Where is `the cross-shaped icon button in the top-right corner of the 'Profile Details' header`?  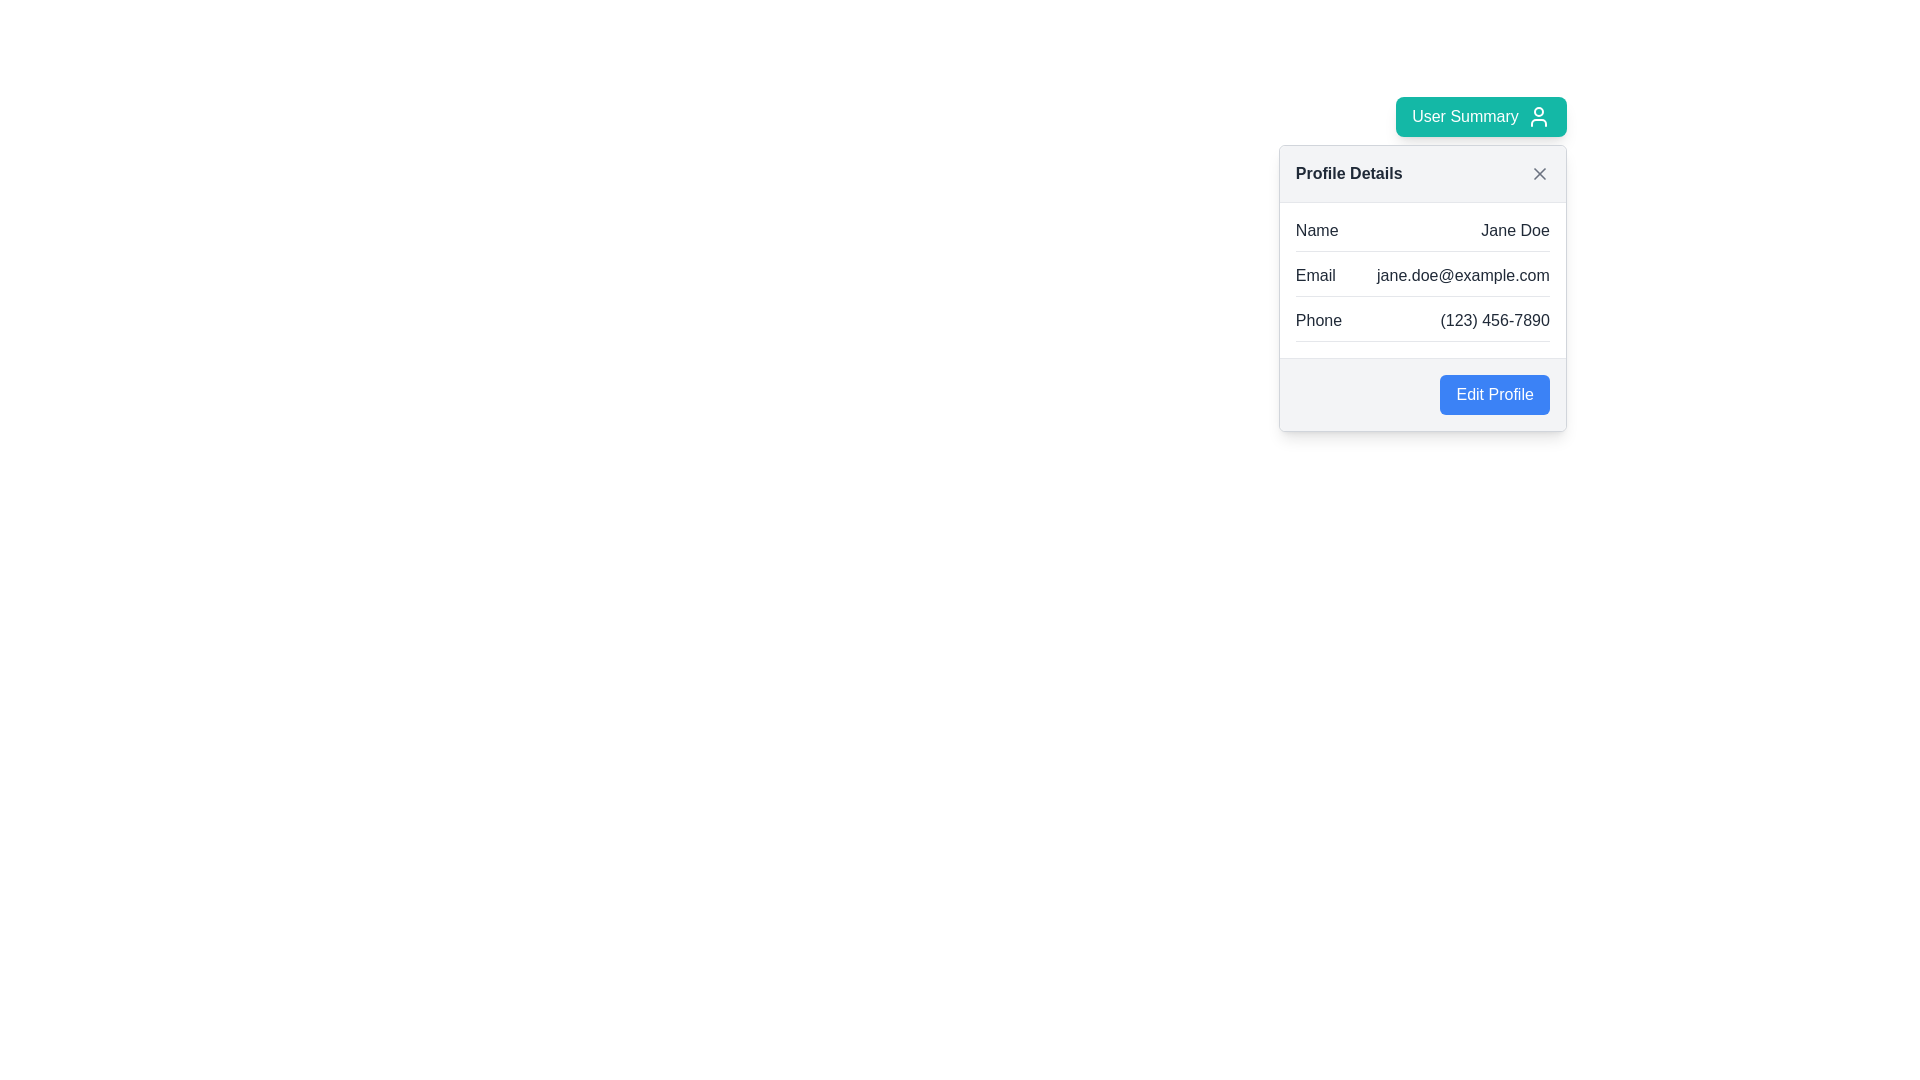
the cross-shaped icon button in the top-right corner of the 'Profile Details' header is located at coordinates (1538, 172).